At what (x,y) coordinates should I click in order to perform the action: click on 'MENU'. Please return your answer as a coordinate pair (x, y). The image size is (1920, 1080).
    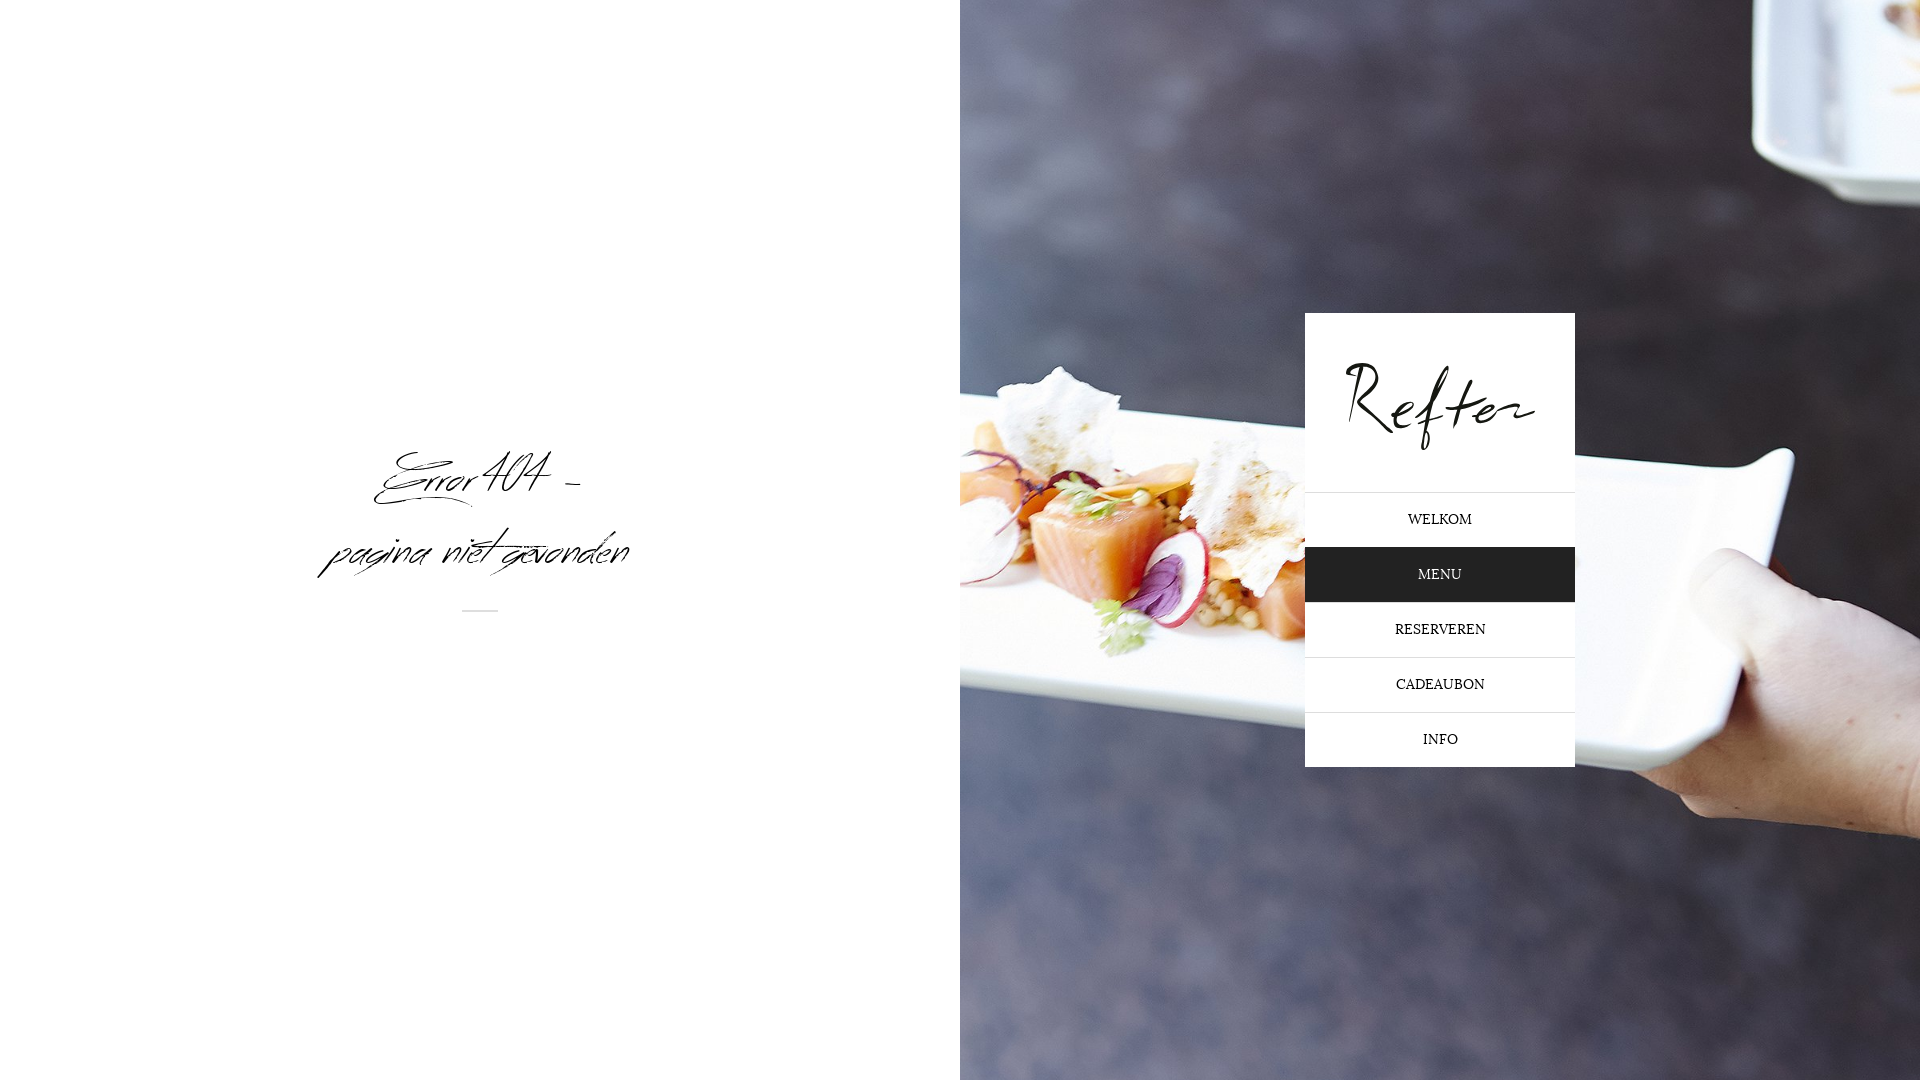
    Looking at the image, I should click on (1440, 574).